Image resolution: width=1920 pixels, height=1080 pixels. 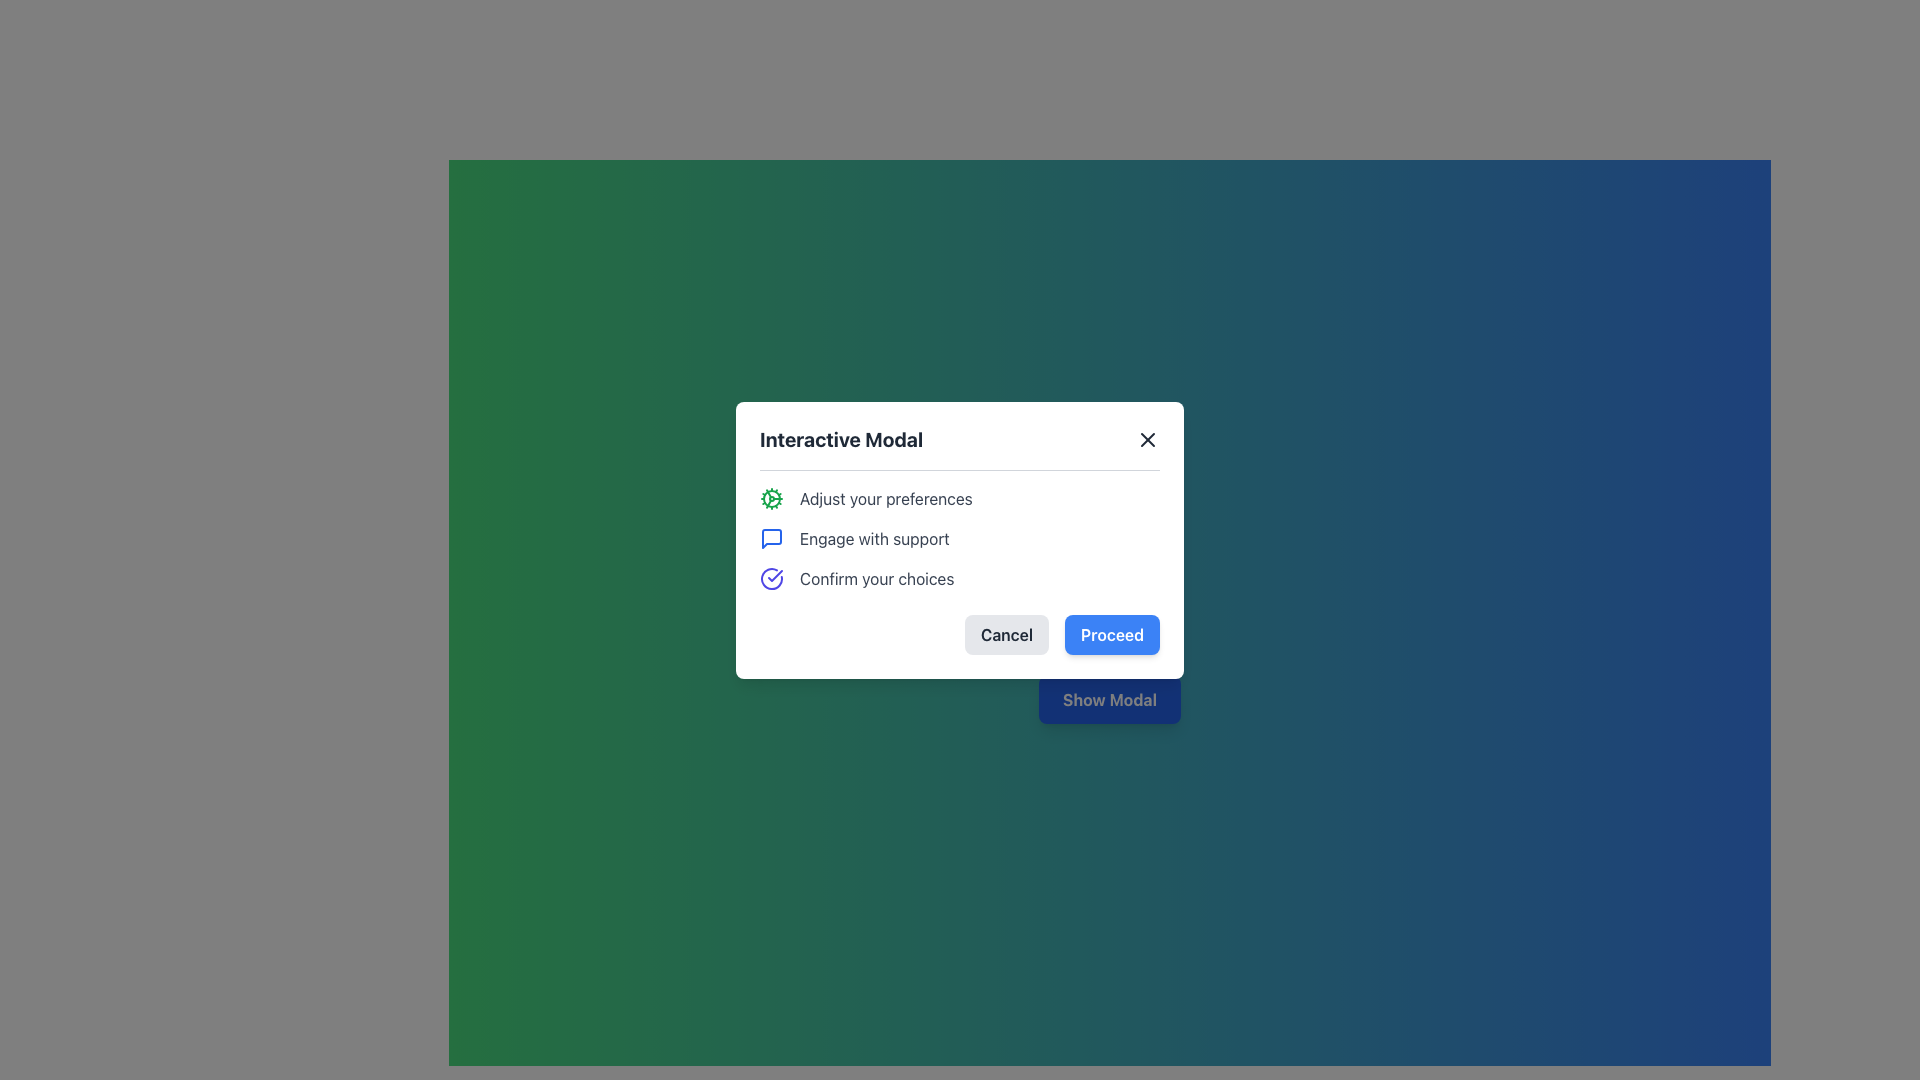 I want to click on the 'Cancel' button in the horizontal button group located at the bottom-right of the modal window, so click(x=960, y=634).